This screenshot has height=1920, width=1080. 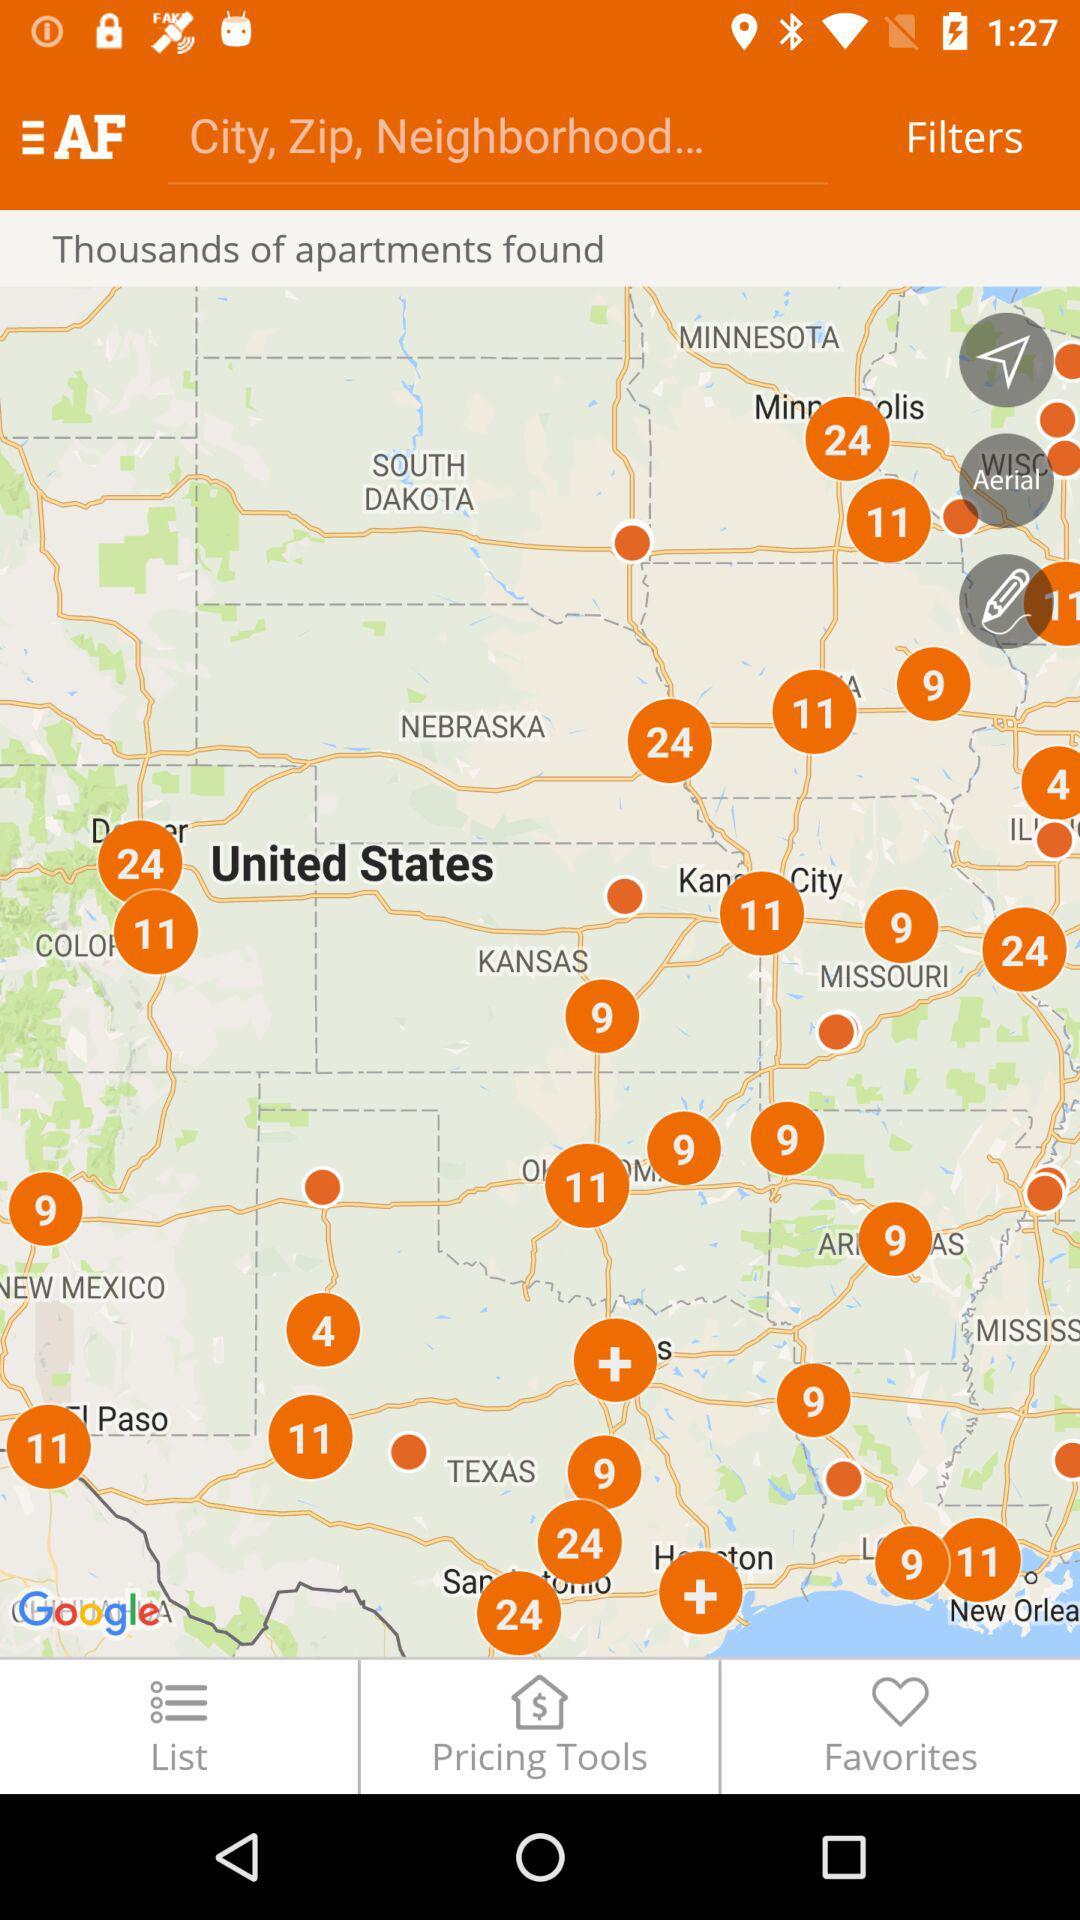 I want to click on icon next to list item, so click(x=538, y=1725).